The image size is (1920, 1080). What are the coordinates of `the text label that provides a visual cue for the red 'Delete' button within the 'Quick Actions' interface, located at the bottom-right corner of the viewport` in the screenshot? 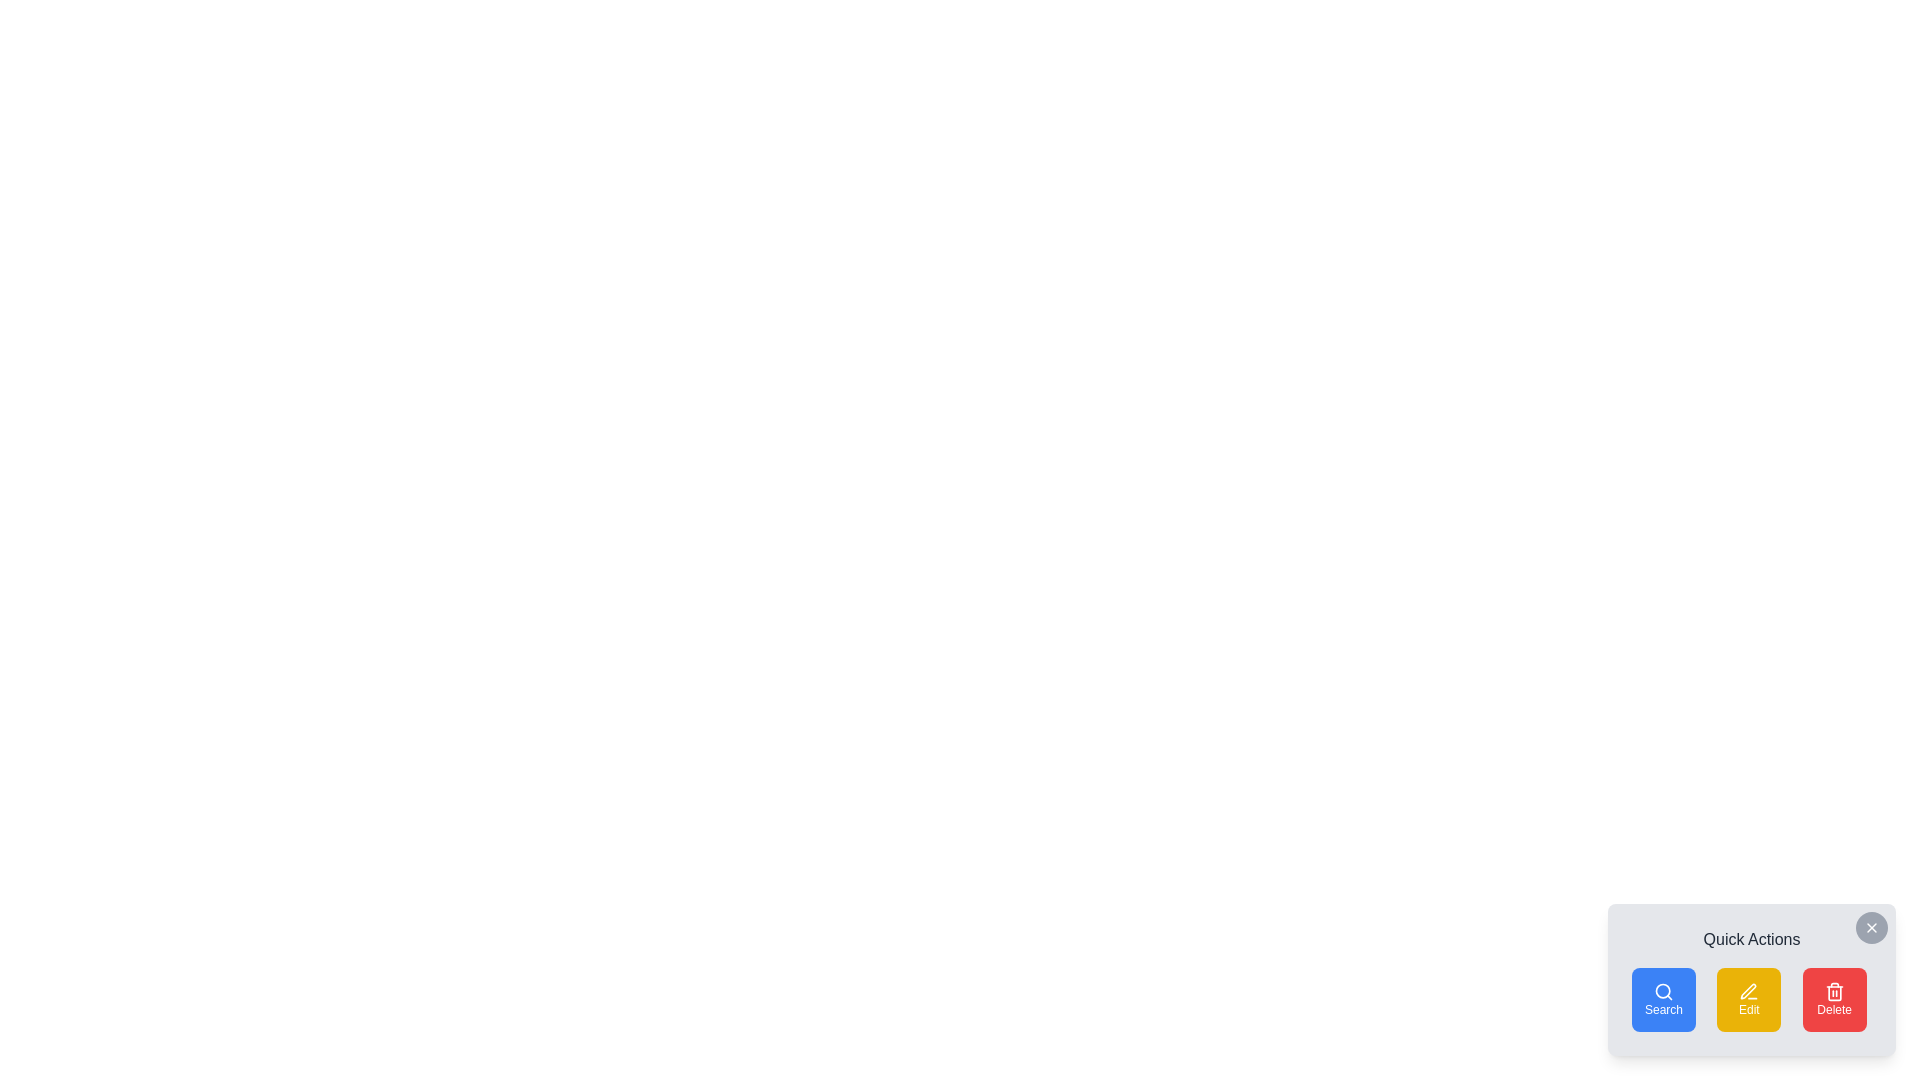 It's located at (1834, 1010).